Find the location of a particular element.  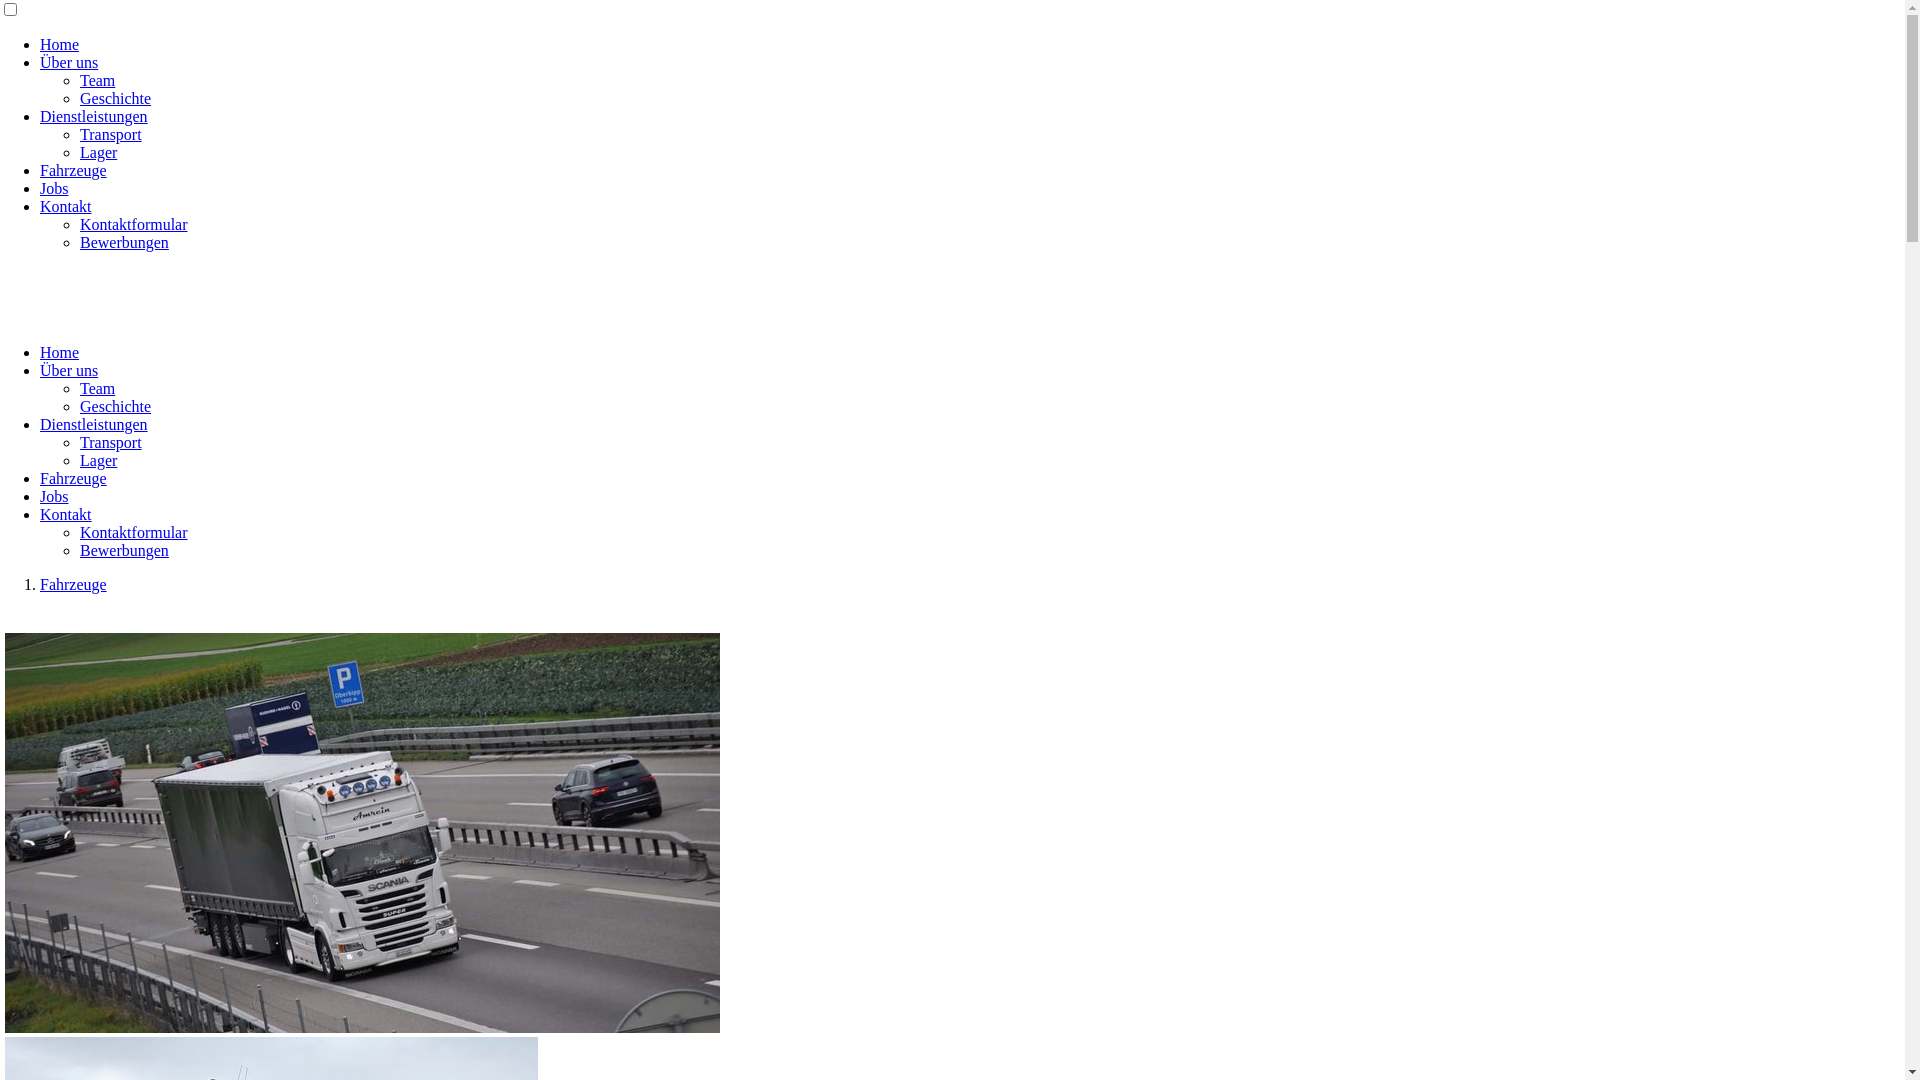

'Home' is located at coordinates (59, 44).